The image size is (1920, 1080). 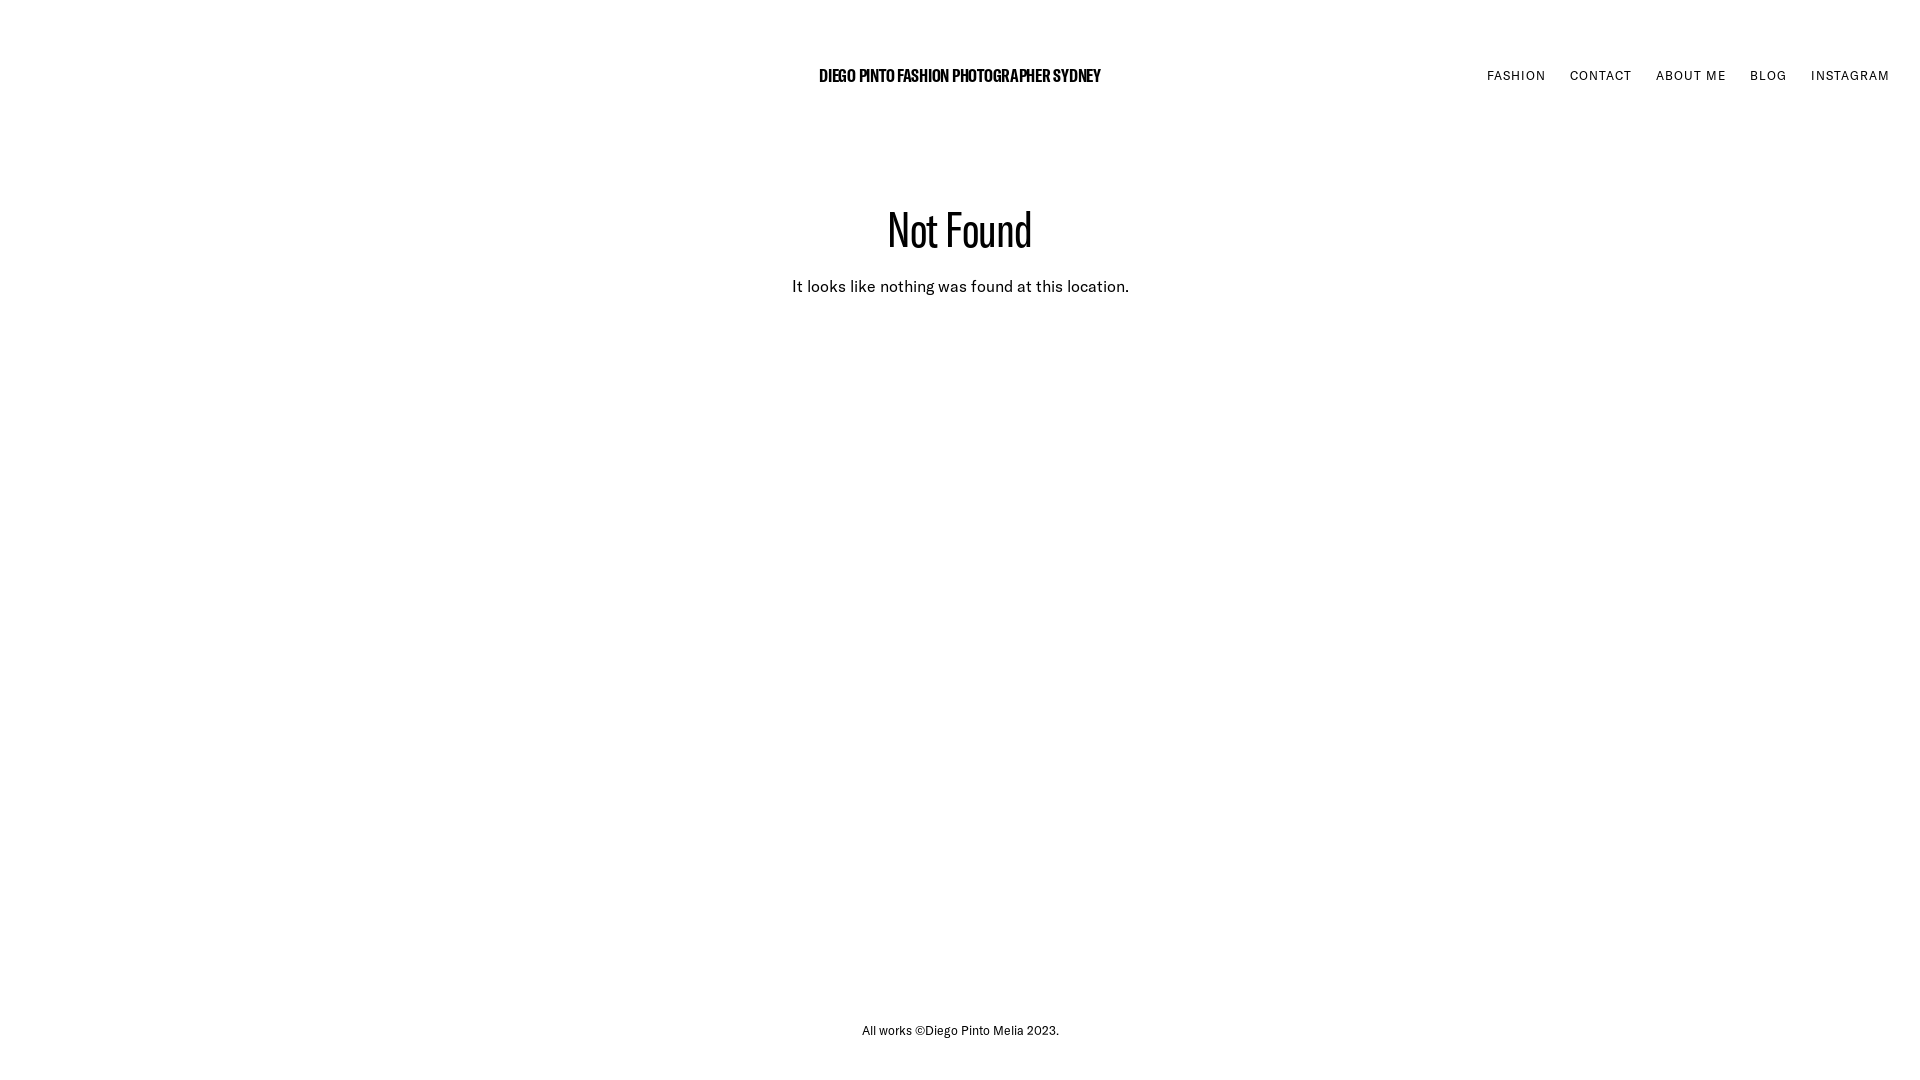 What do you see at coordinates (1516, 74) in the screenshot?
I see `'FASHION'` at bounding box center [1516, 74].